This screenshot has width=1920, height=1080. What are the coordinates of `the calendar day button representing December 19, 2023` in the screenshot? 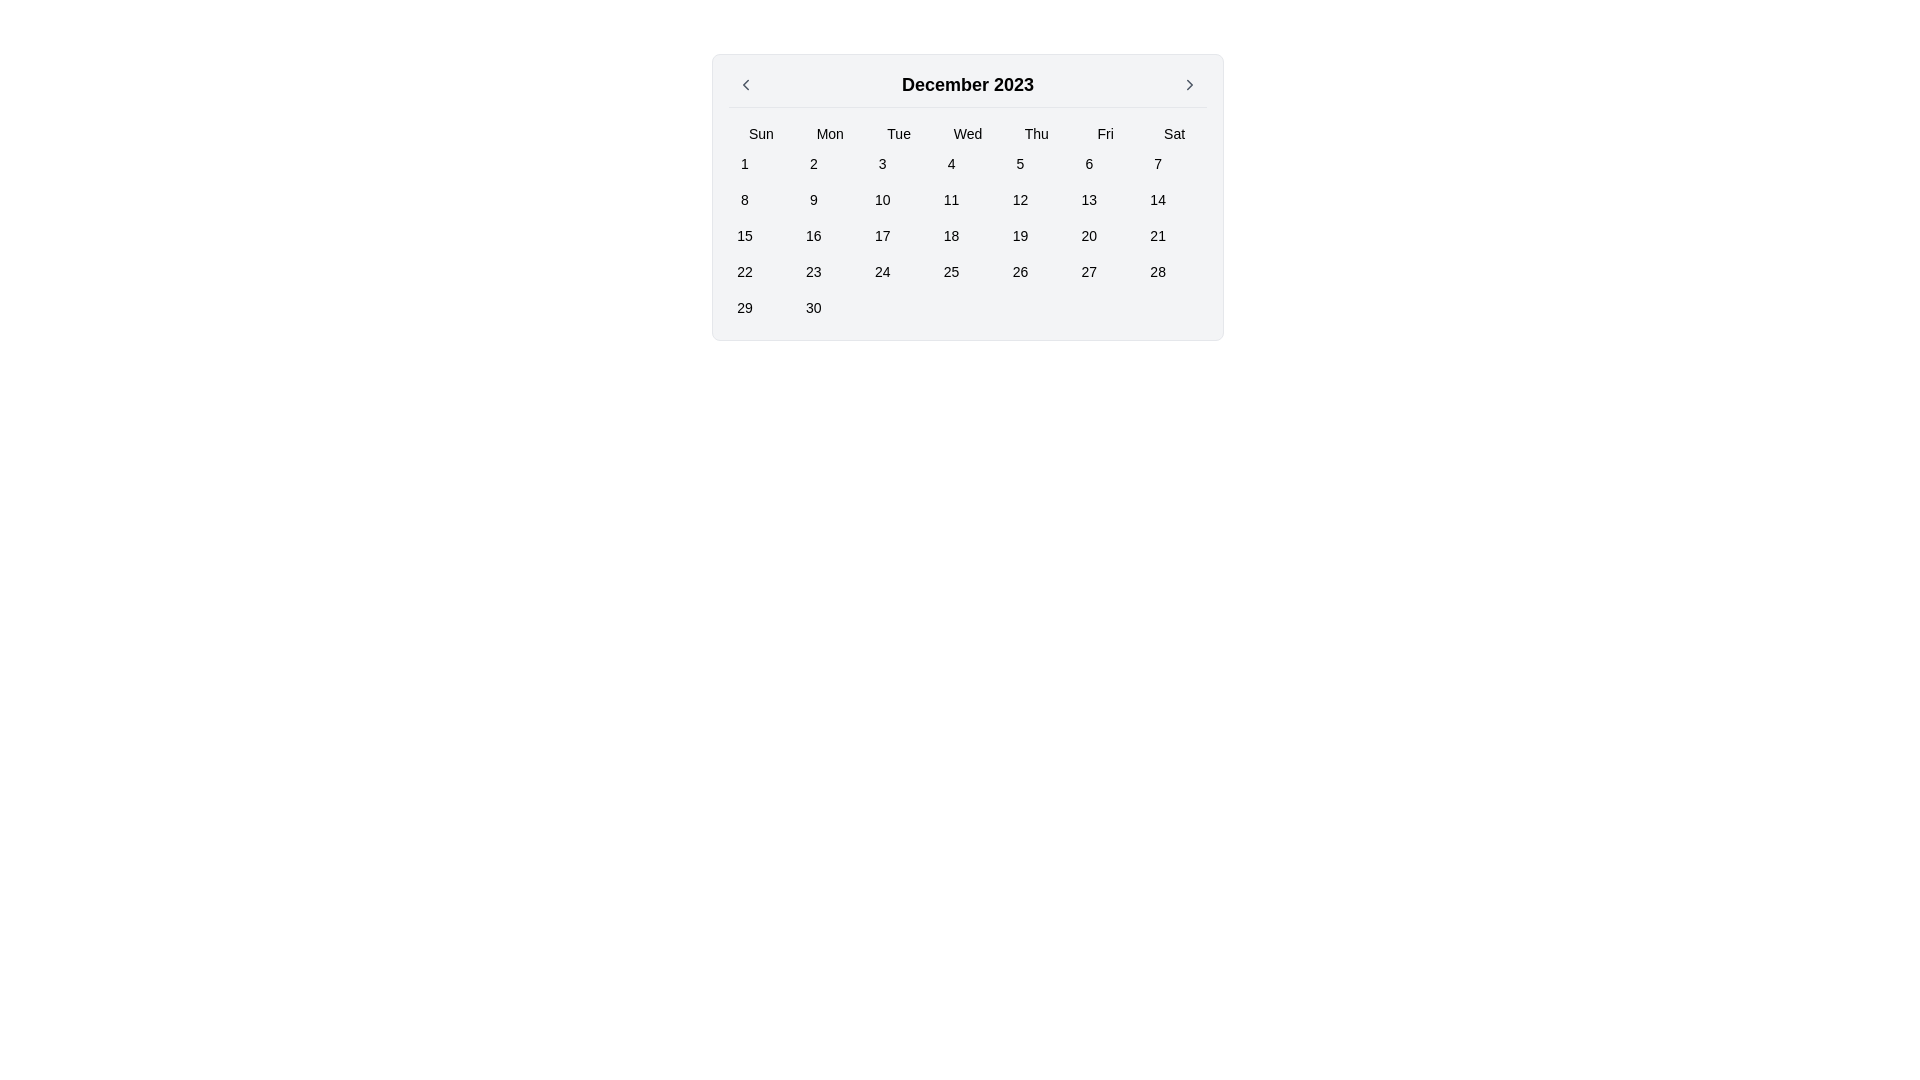 It's located at (1019, 234).